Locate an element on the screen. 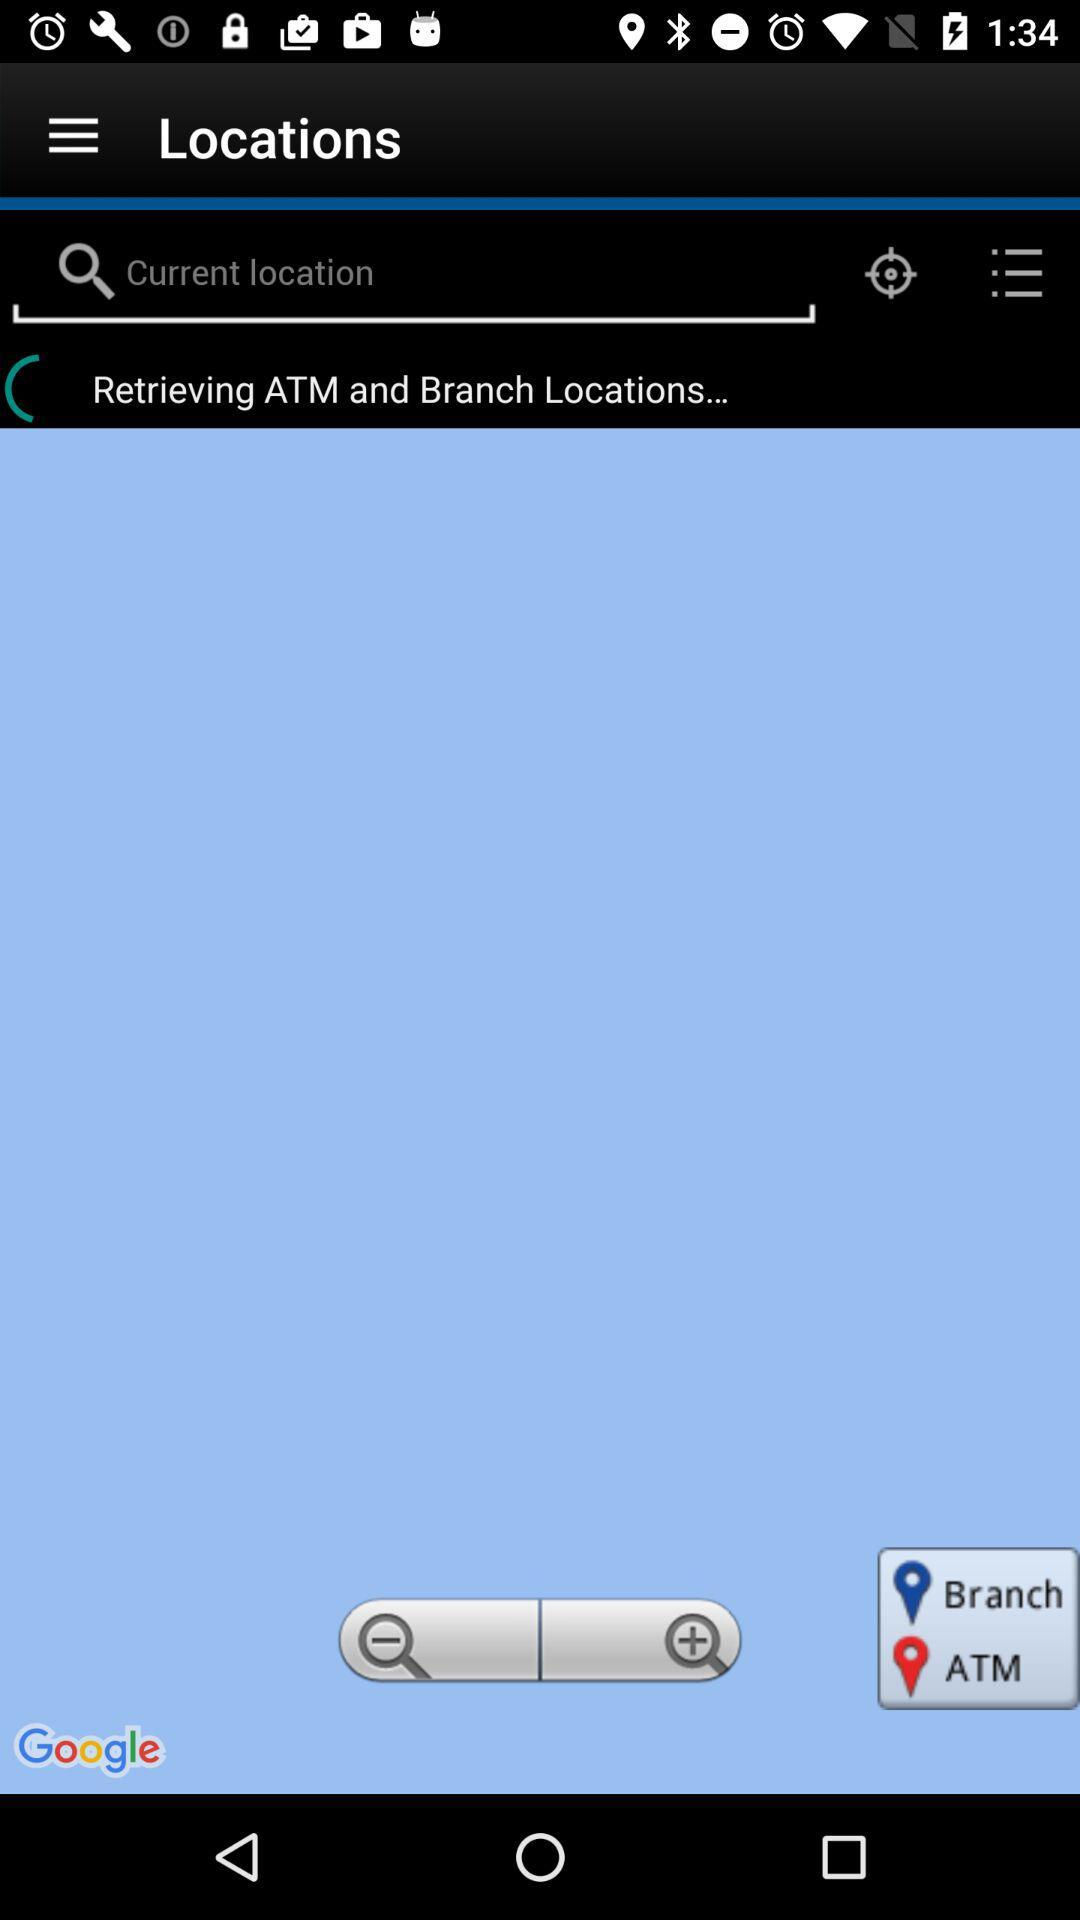 This screenshot has width=1080, height=1920. the list icon is located at coordinates (1017, 272).